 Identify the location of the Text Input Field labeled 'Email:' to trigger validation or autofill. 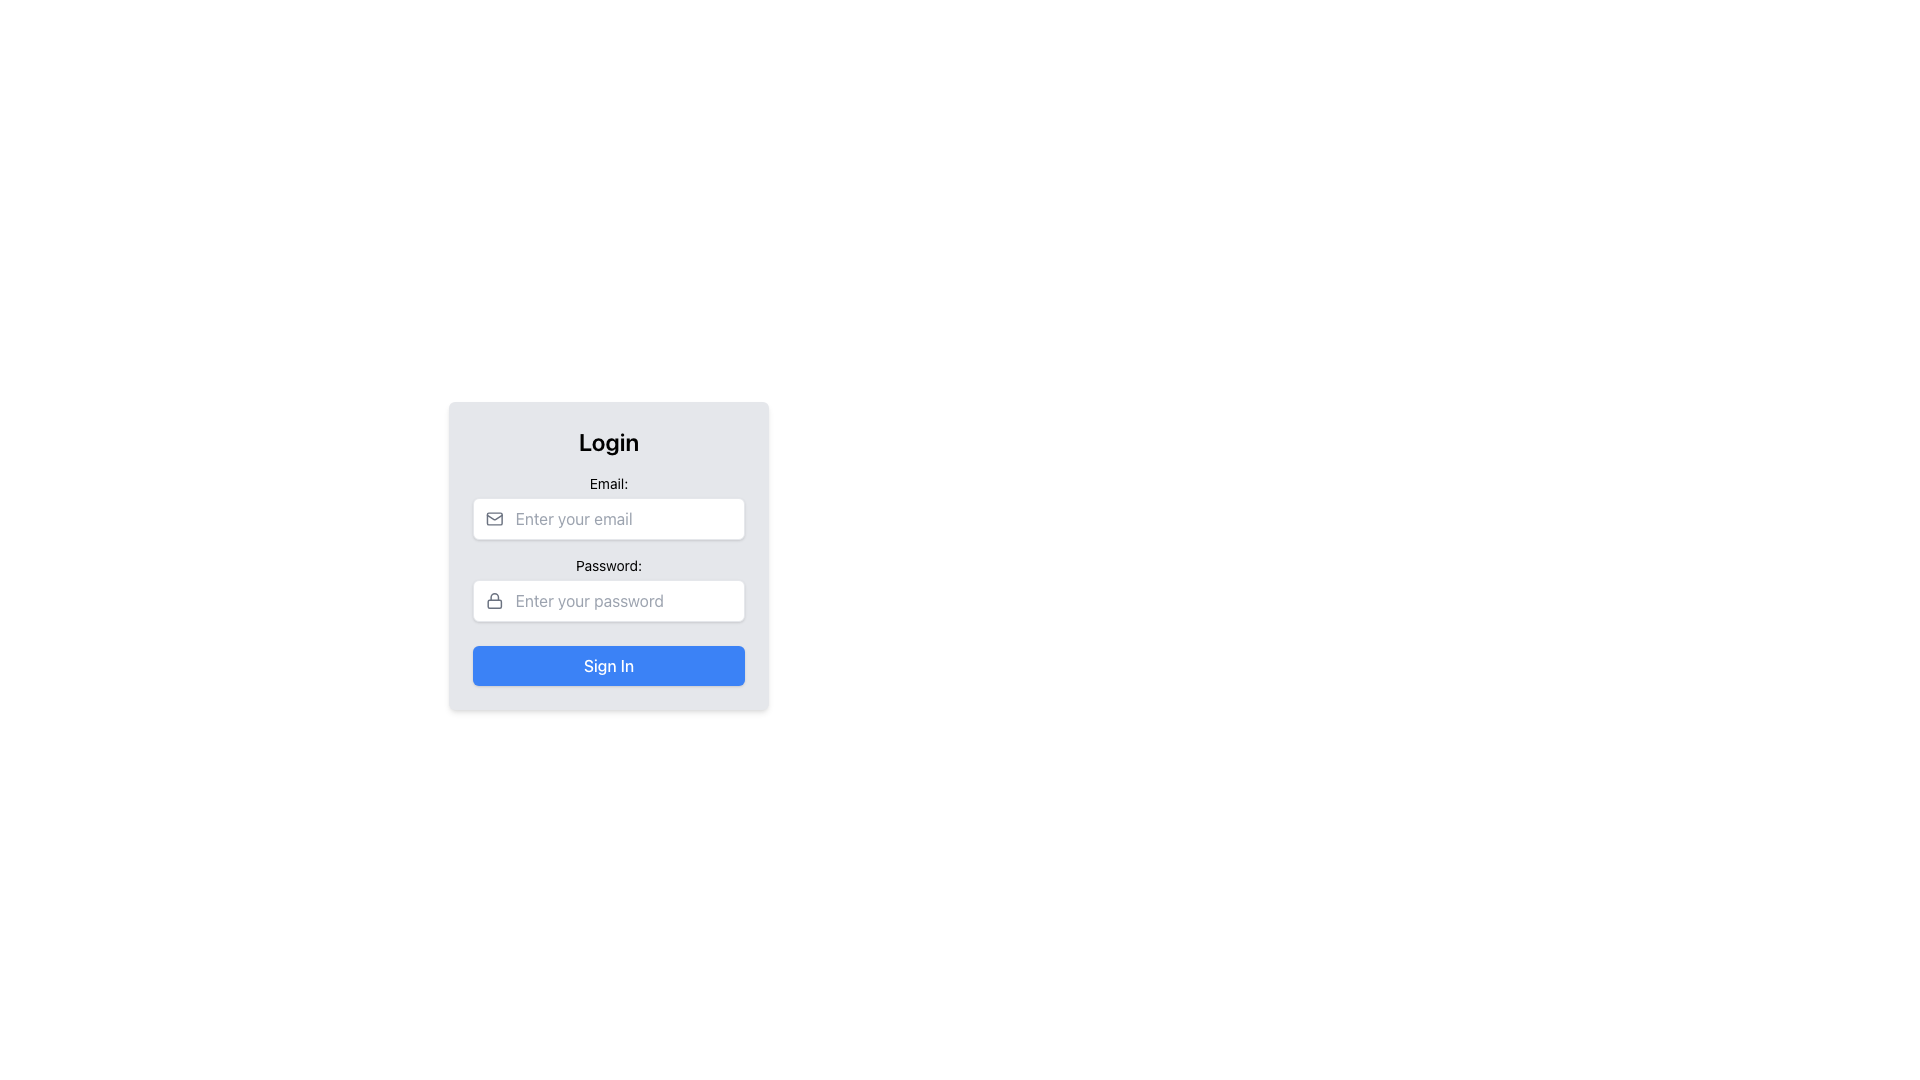
(608, 505).